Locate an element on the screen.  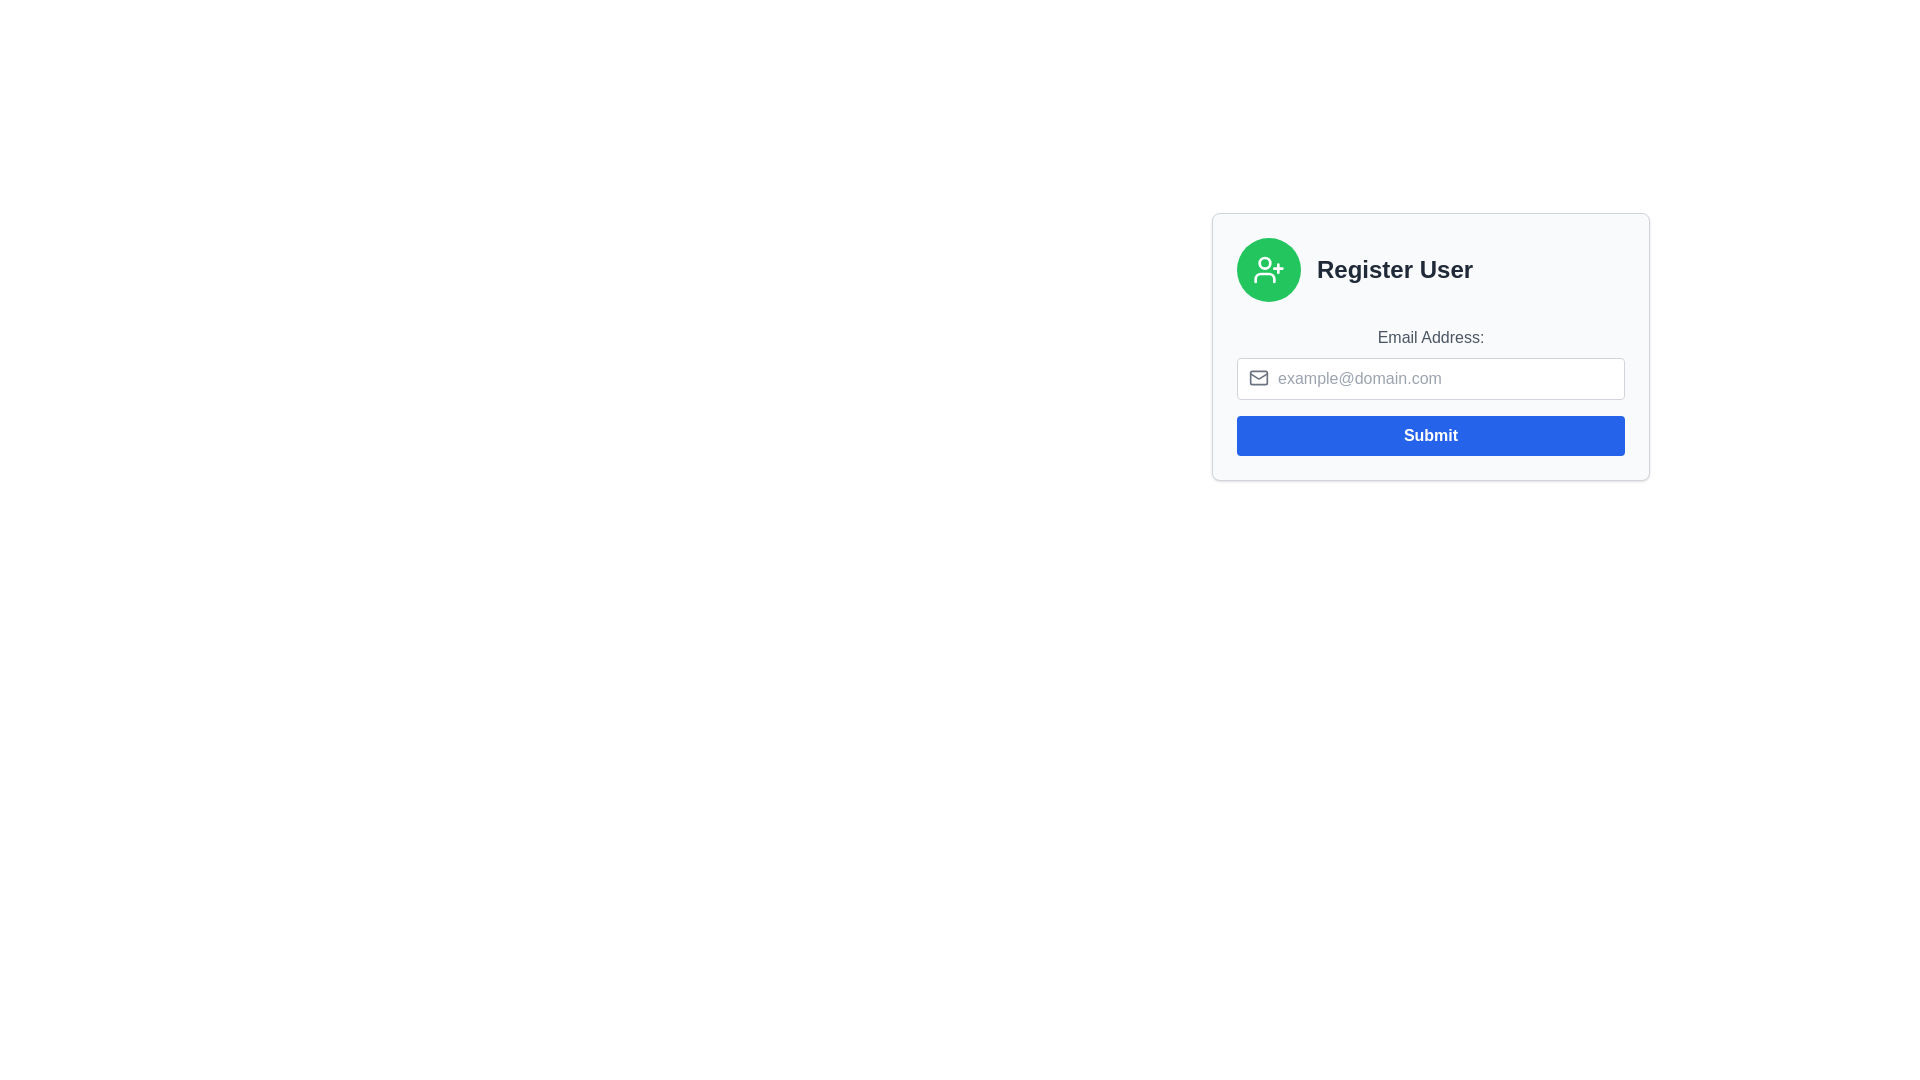
the decorative icon to the left of the 'Email Address' input field, which visually indicates that the adjacent field is for entering an email address is located at coordinates (1257, 378).